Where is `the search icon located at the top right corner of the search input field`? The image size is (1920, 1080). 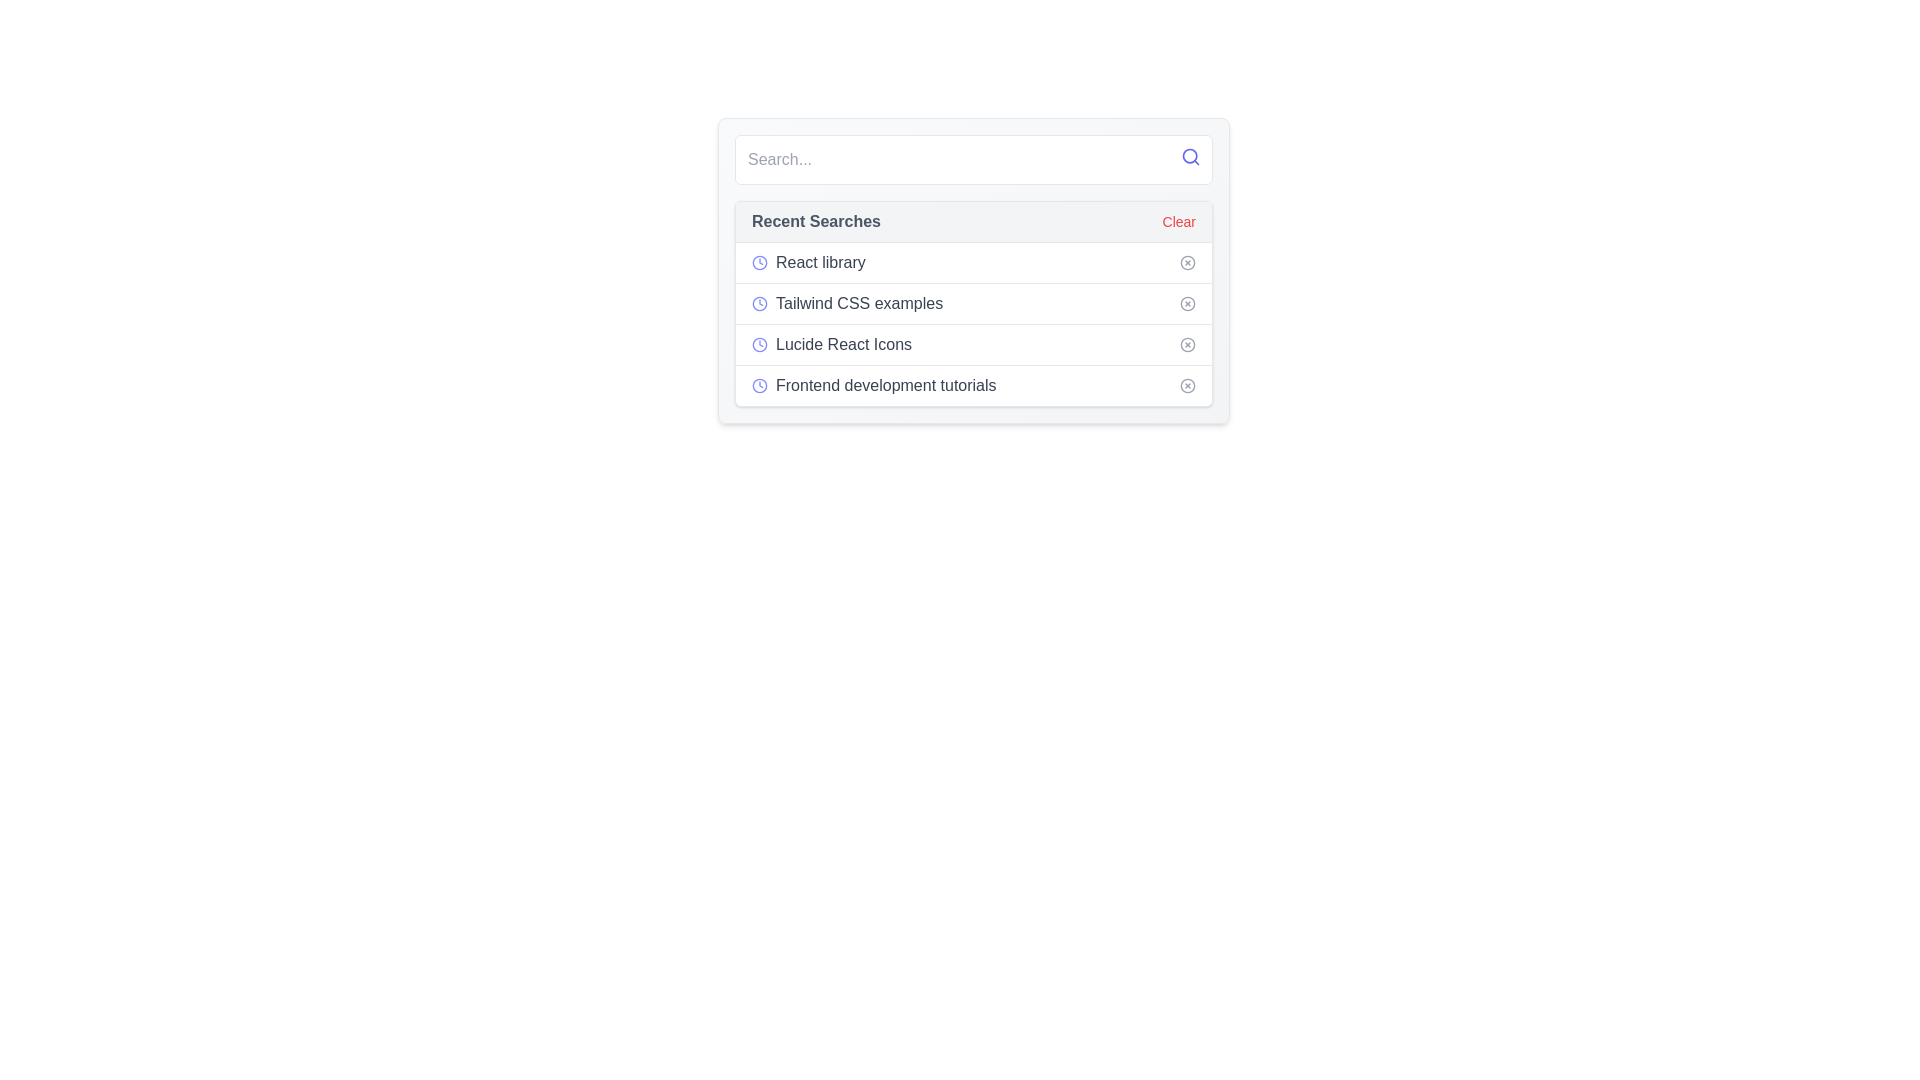
the search icon located at the top right corner of the search input field is located at coordinates (1190, 156).